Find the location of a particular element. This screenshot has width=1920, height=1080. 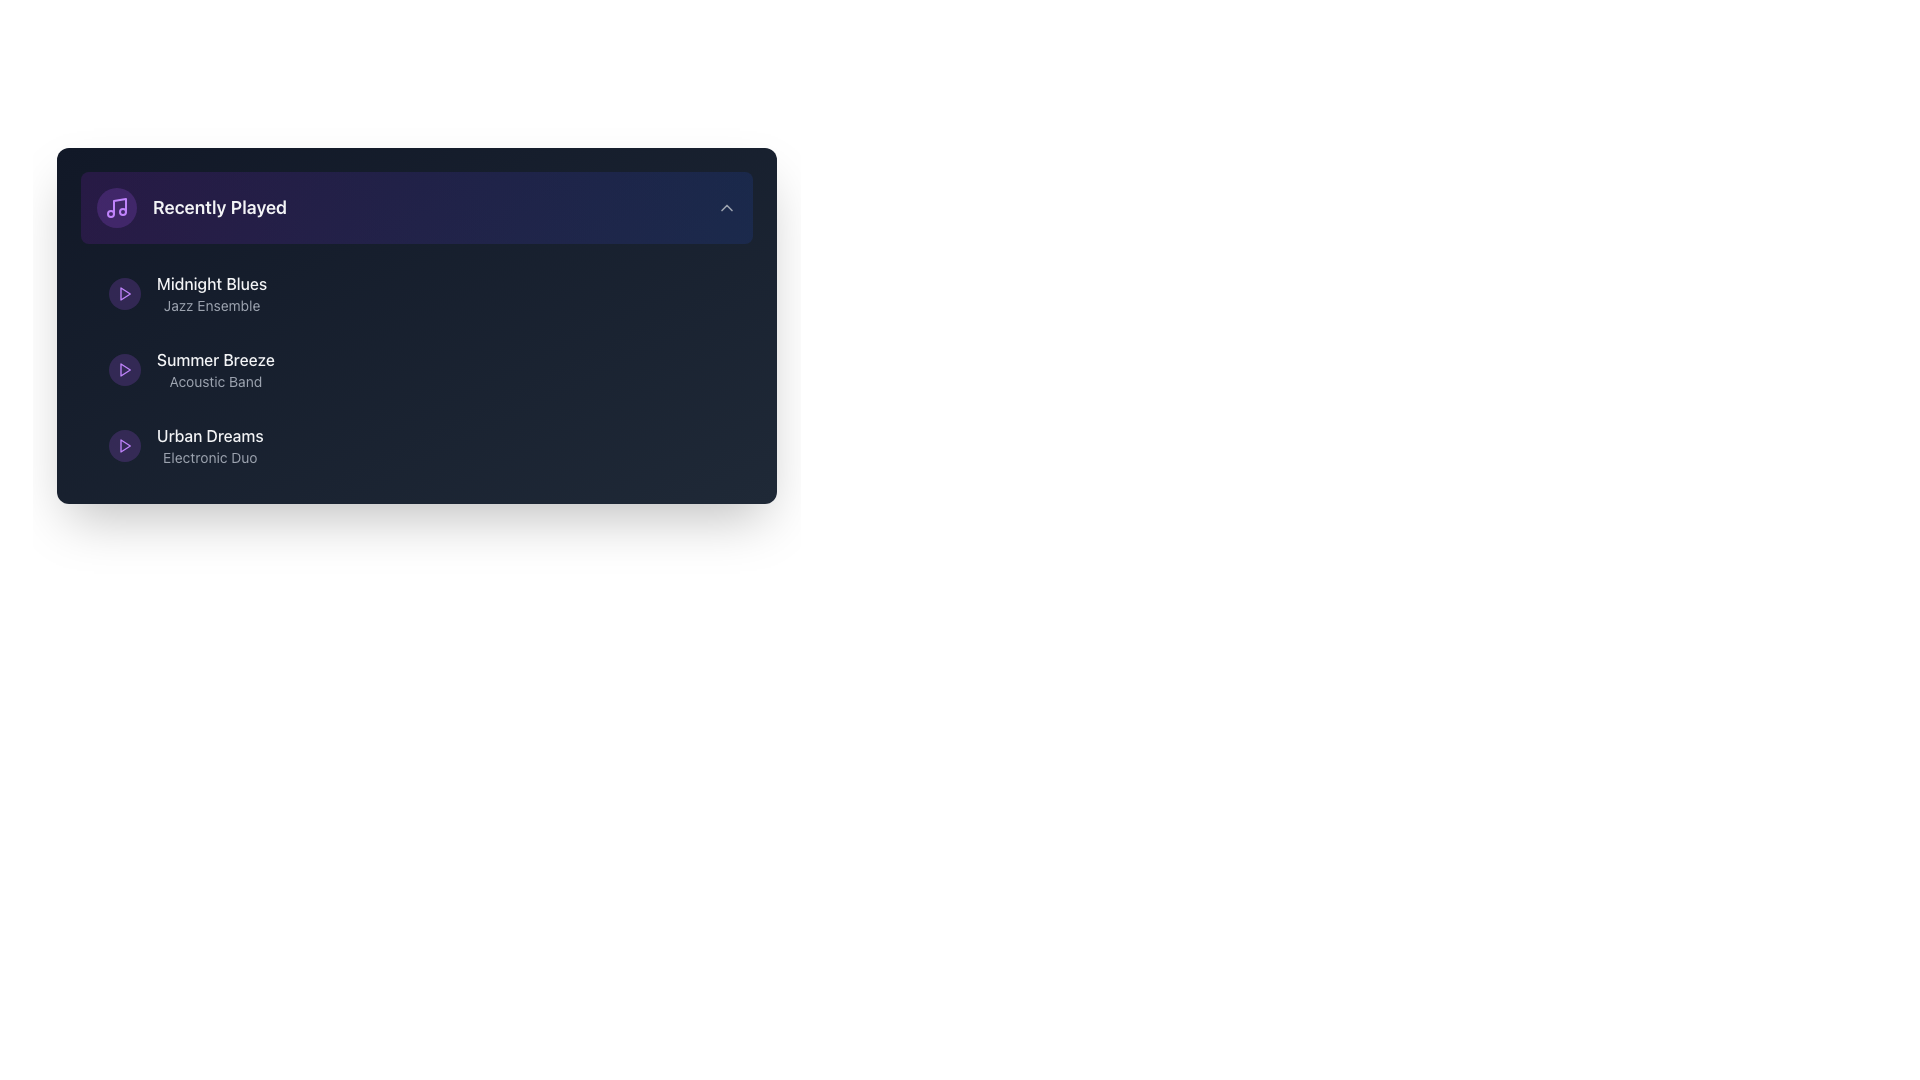

on the second track entry item in the music list, which is positioned between 'Midnight Blues' and 'Urban Dreams' is located at coordinates (424, 370).